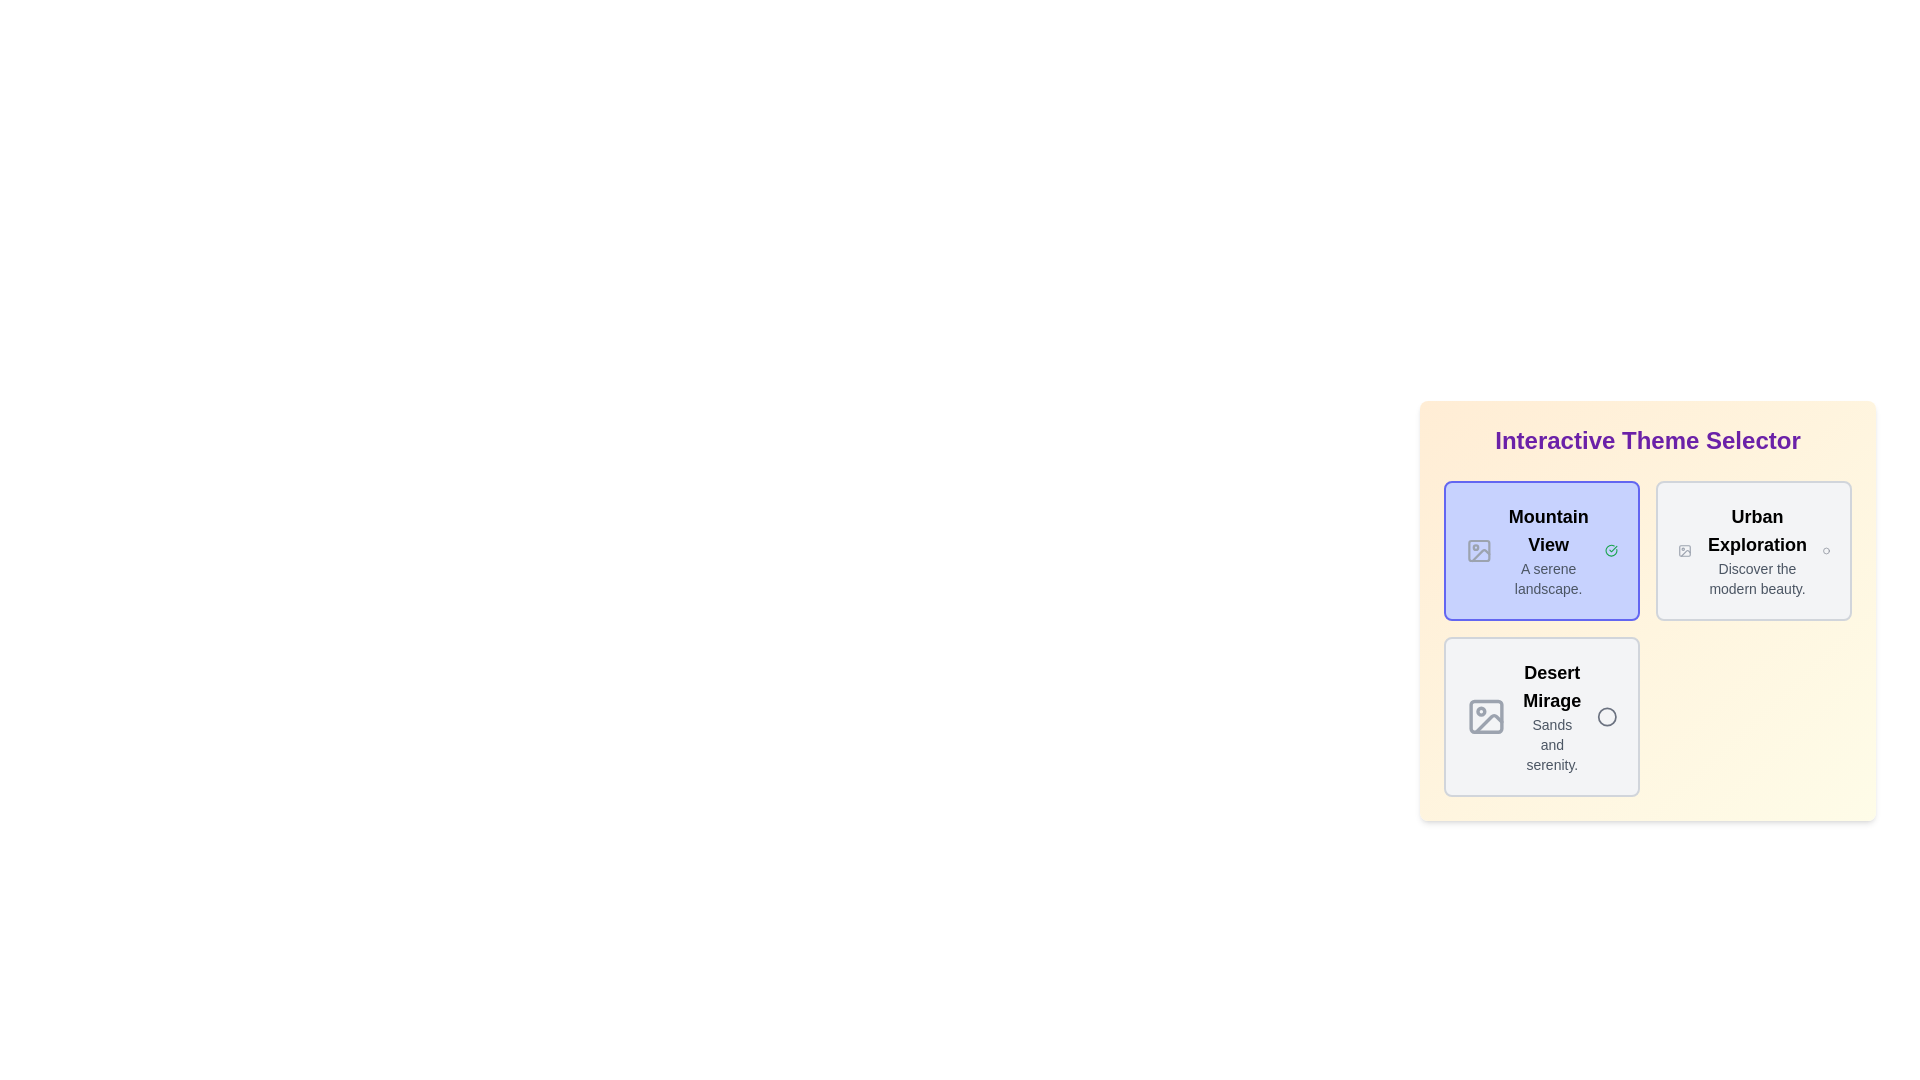 The image size is (1920, 1080). What do you see at coordinates (1540, 716) in the screenshot?
I see `the chip corresponding to Desert Mirage` at bounding box center [1540, 716].